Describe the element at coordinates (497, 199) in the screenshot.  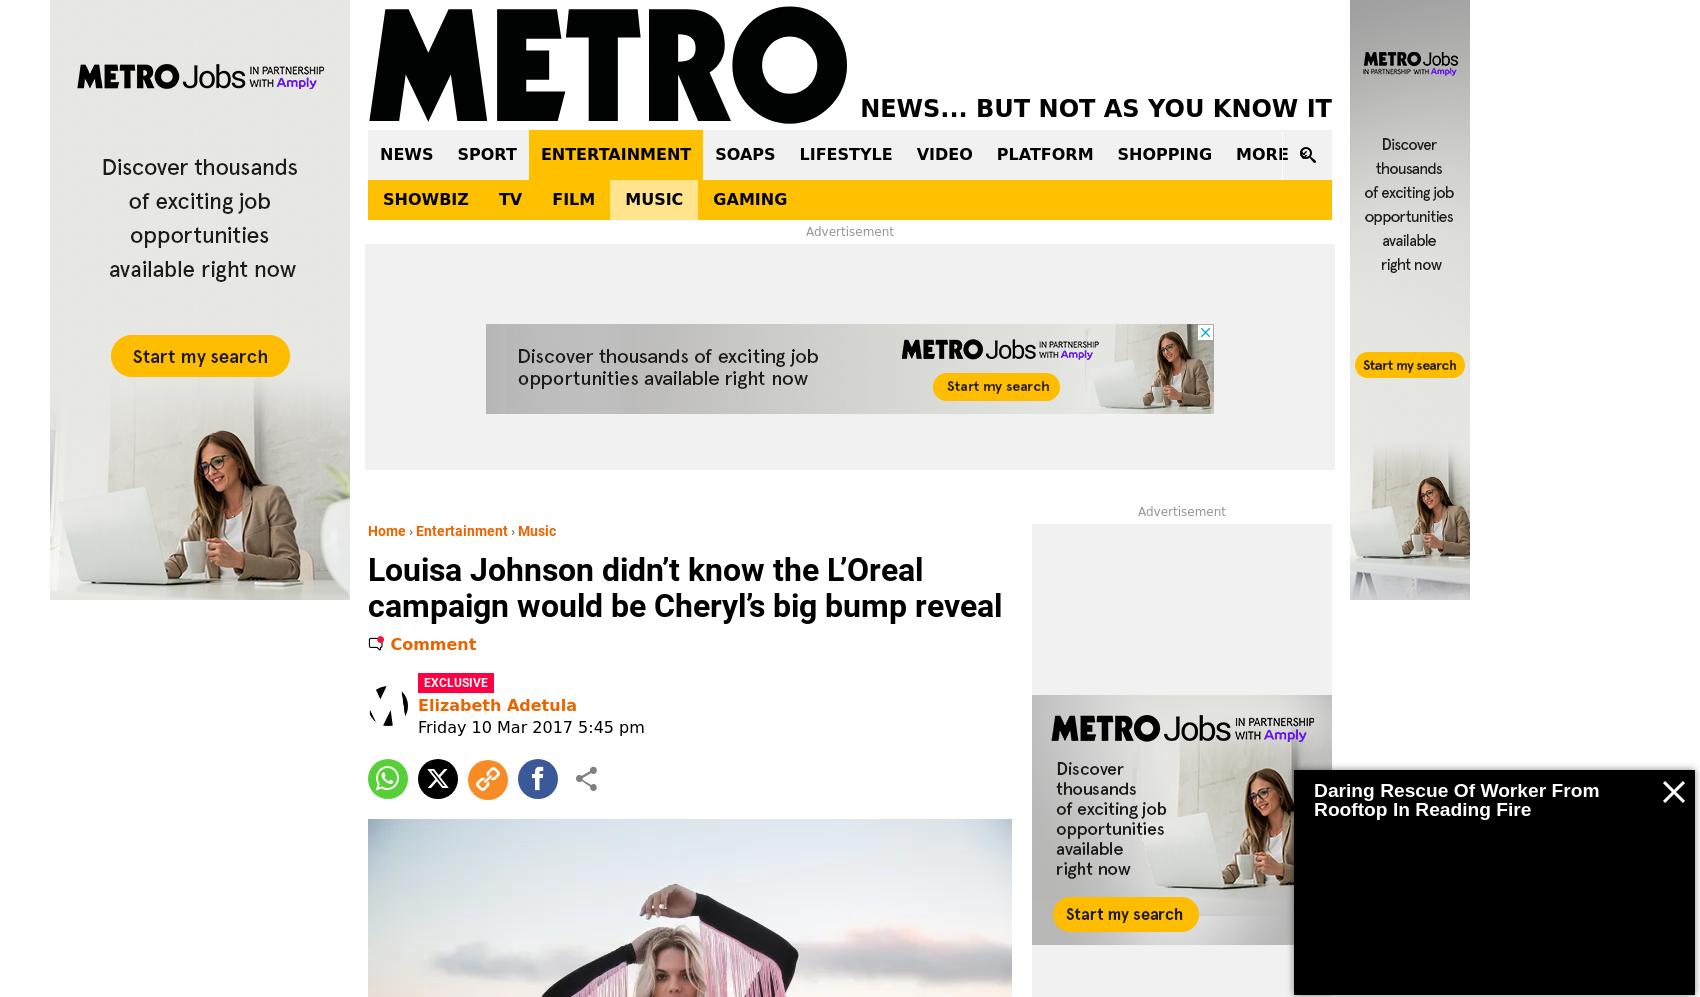
I see `'TV'` at that location.